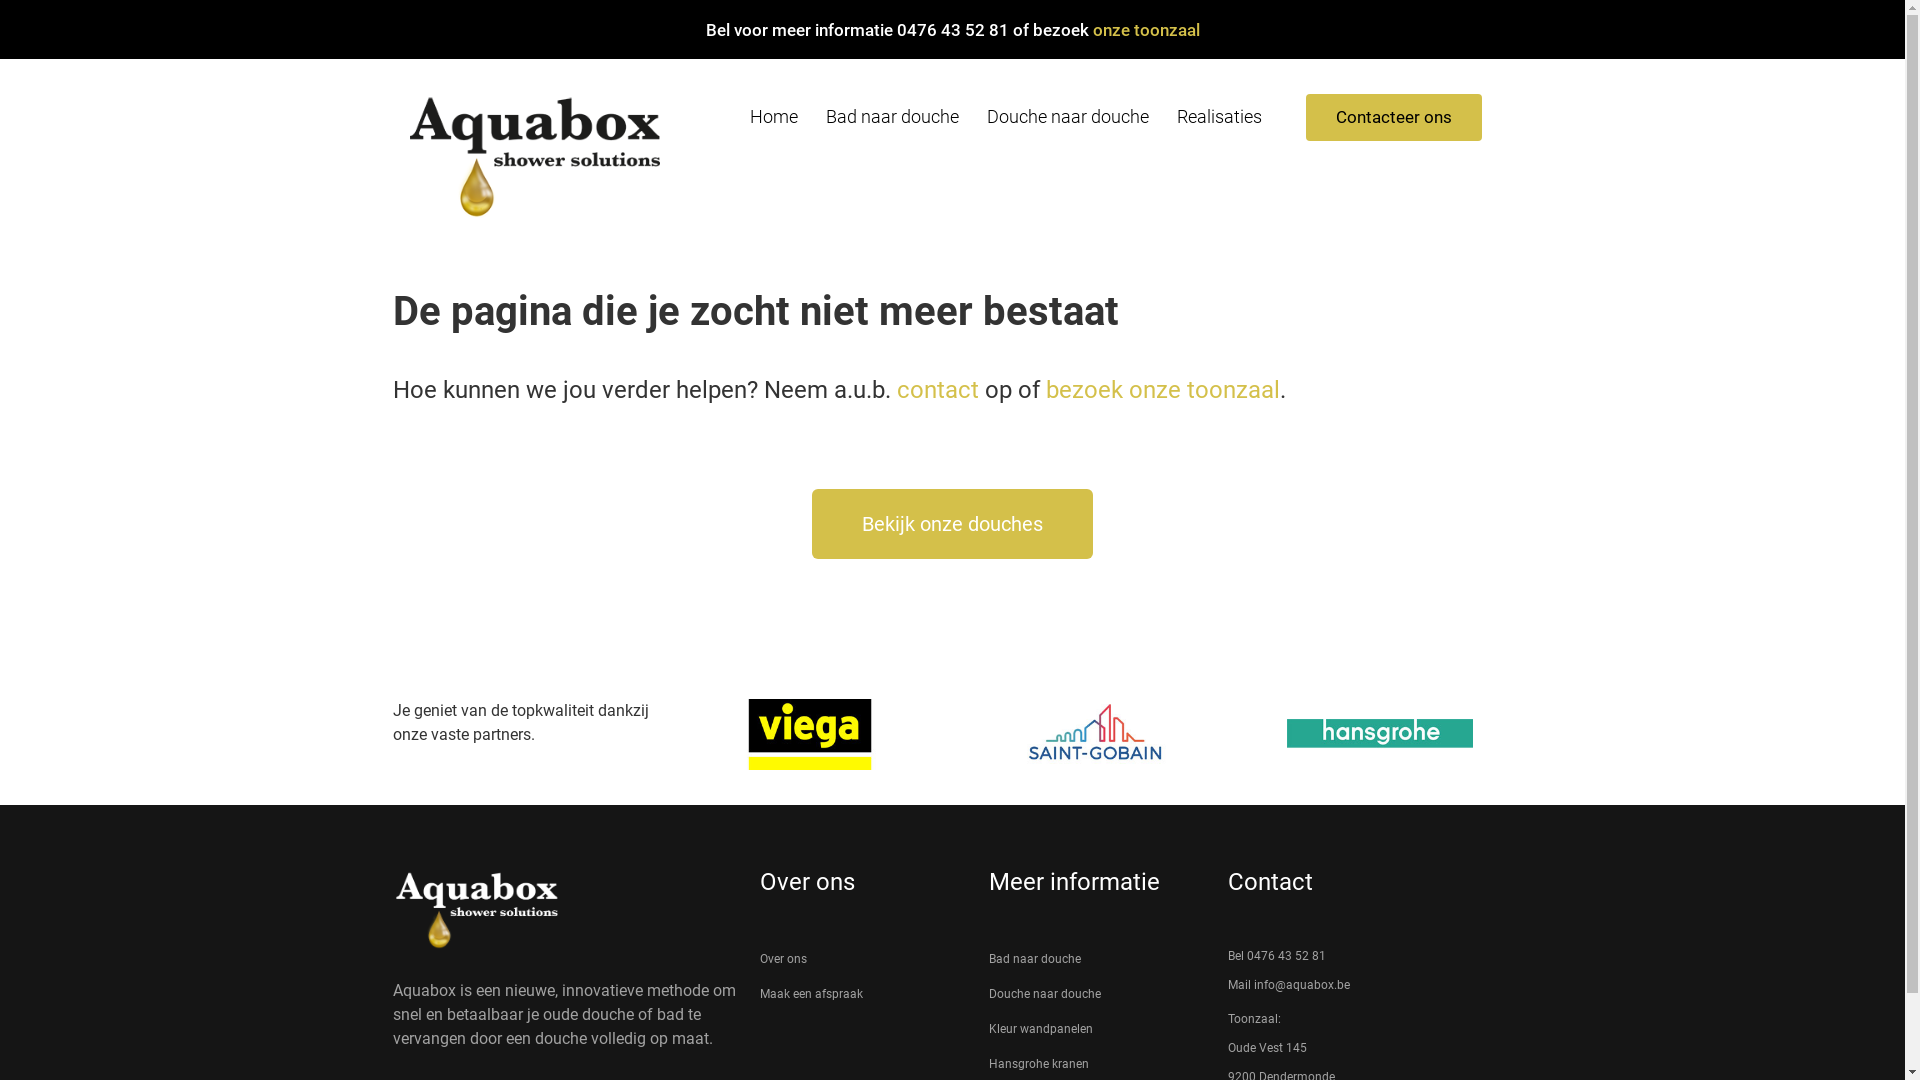 The width and height of the screenshot is (1920, 1080). I want to click on 'Maak een afspraak', so click(758, 994).